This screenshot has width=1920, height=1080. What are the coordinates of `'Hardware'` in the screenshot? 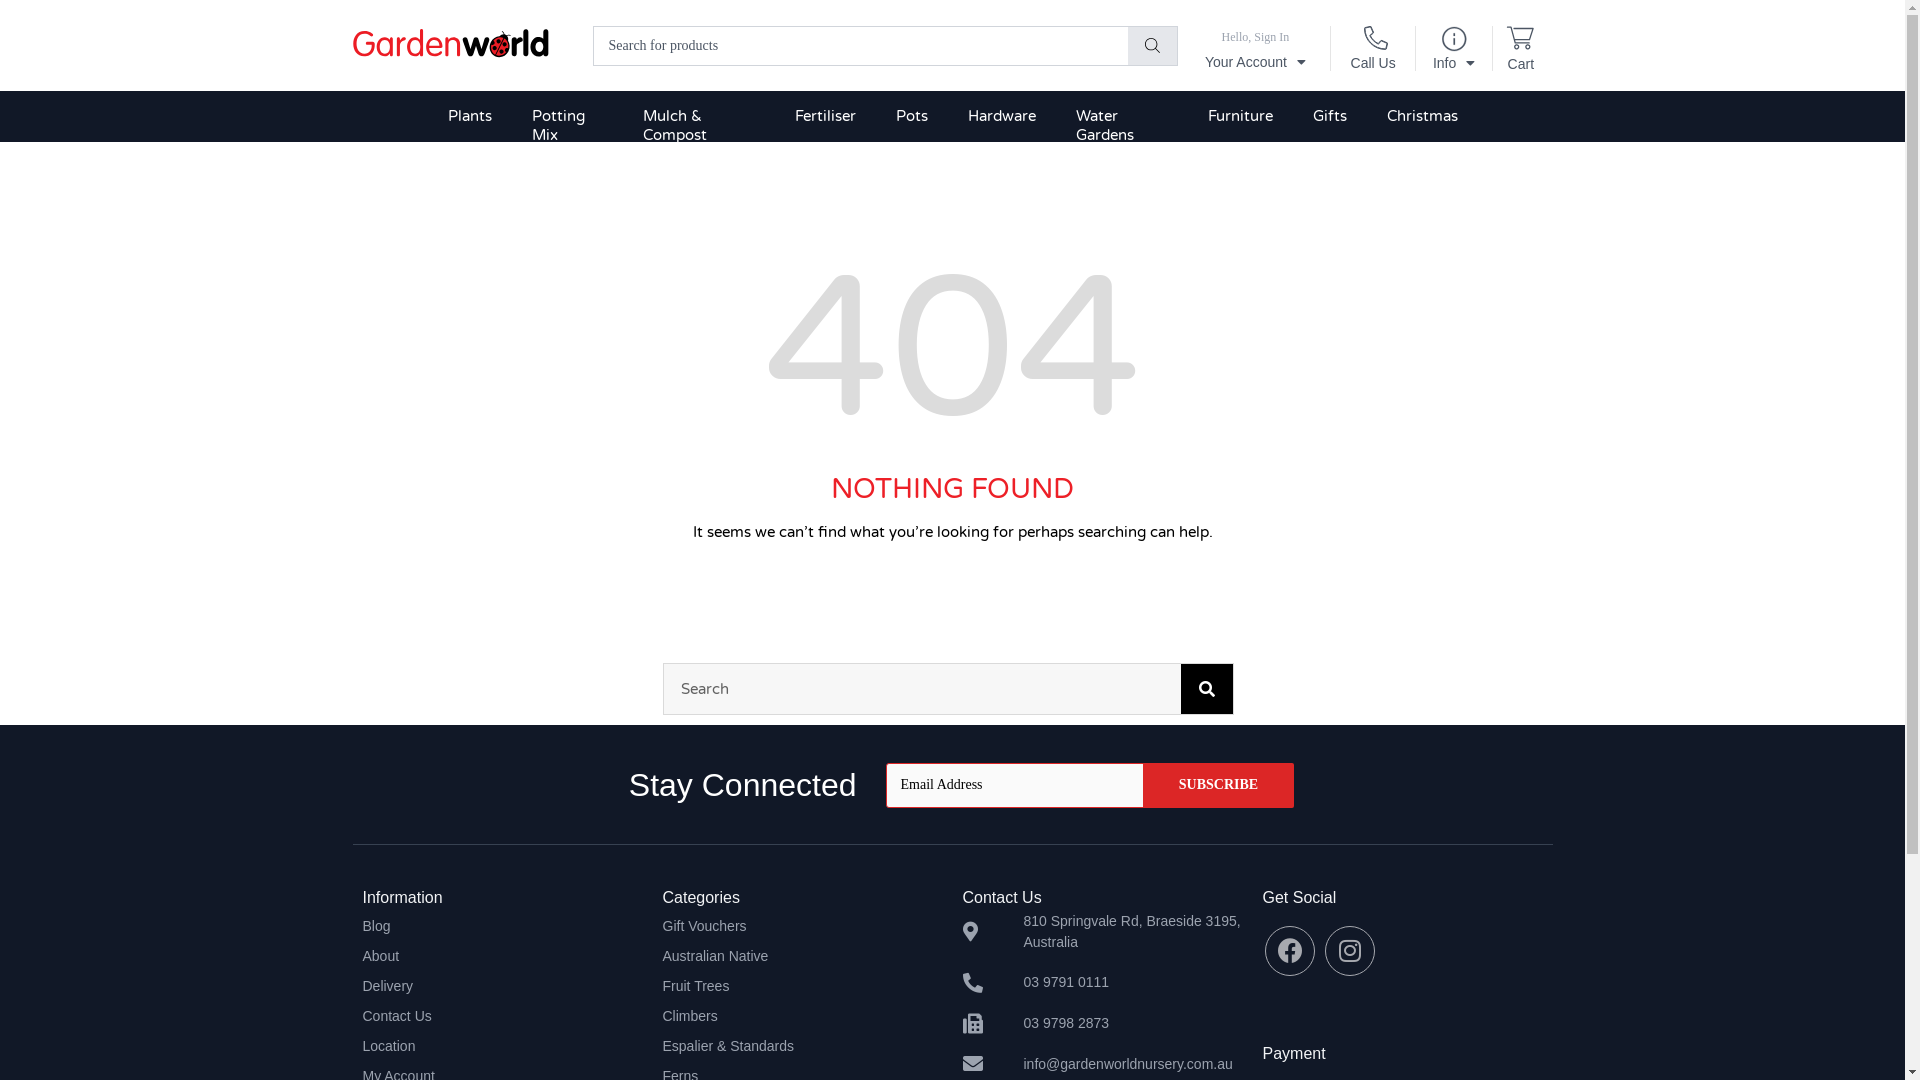 It's located at (1002, 116).